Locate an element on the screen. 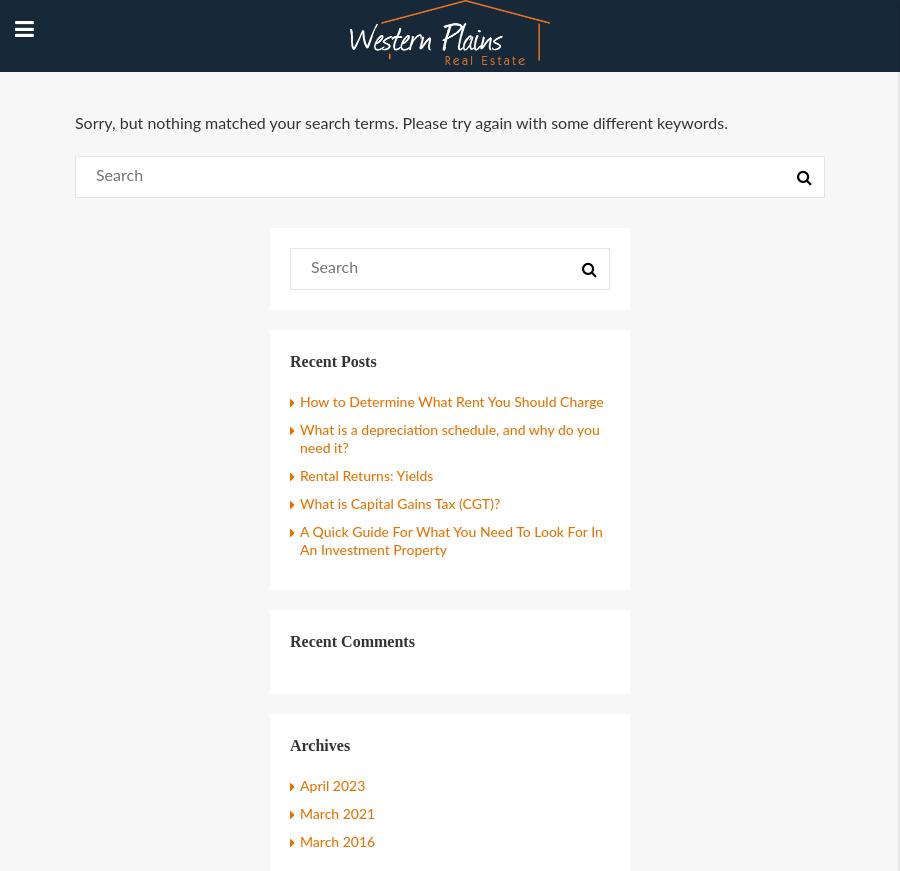  'Recent Posts' is located at coordinates (332, 359).